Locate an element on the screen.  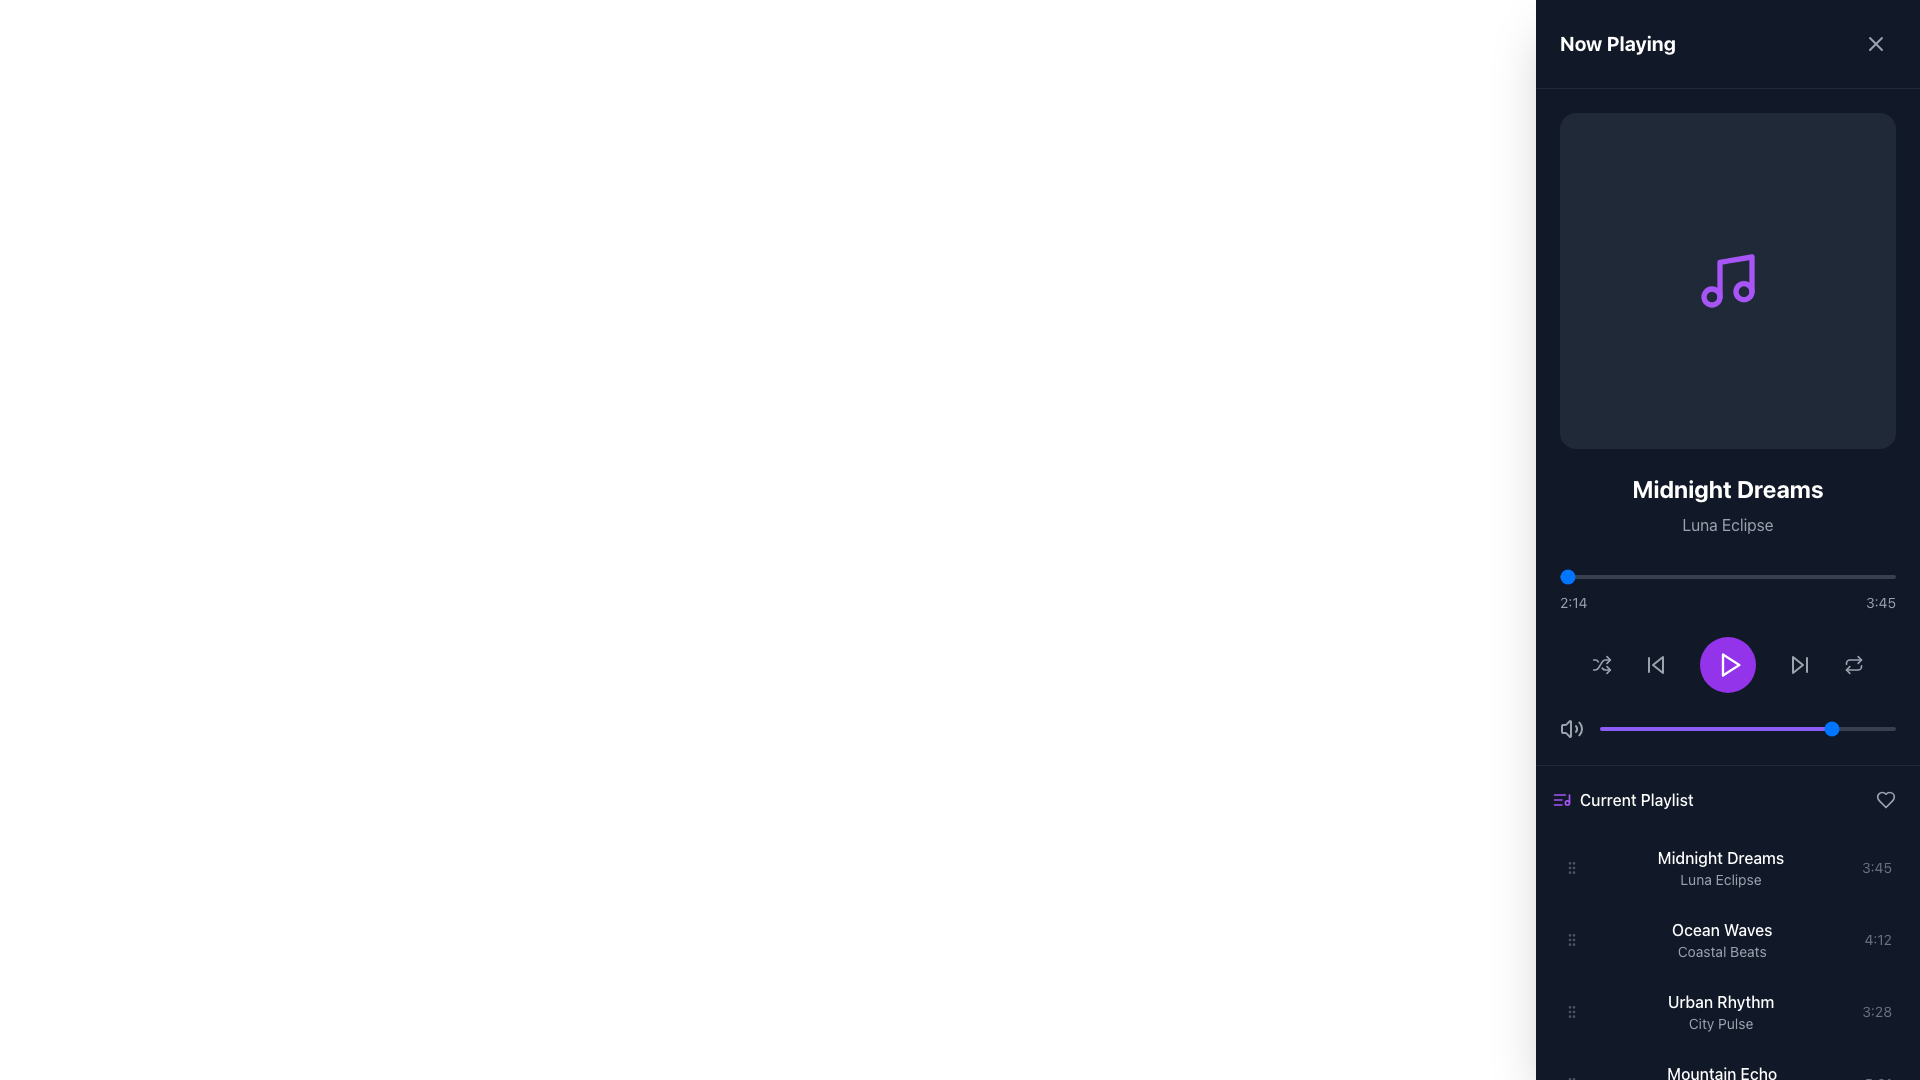
the circular interactive icon with an 'X' symbol located in the upper-right section of the header area is located at coordinates (1875, 43).